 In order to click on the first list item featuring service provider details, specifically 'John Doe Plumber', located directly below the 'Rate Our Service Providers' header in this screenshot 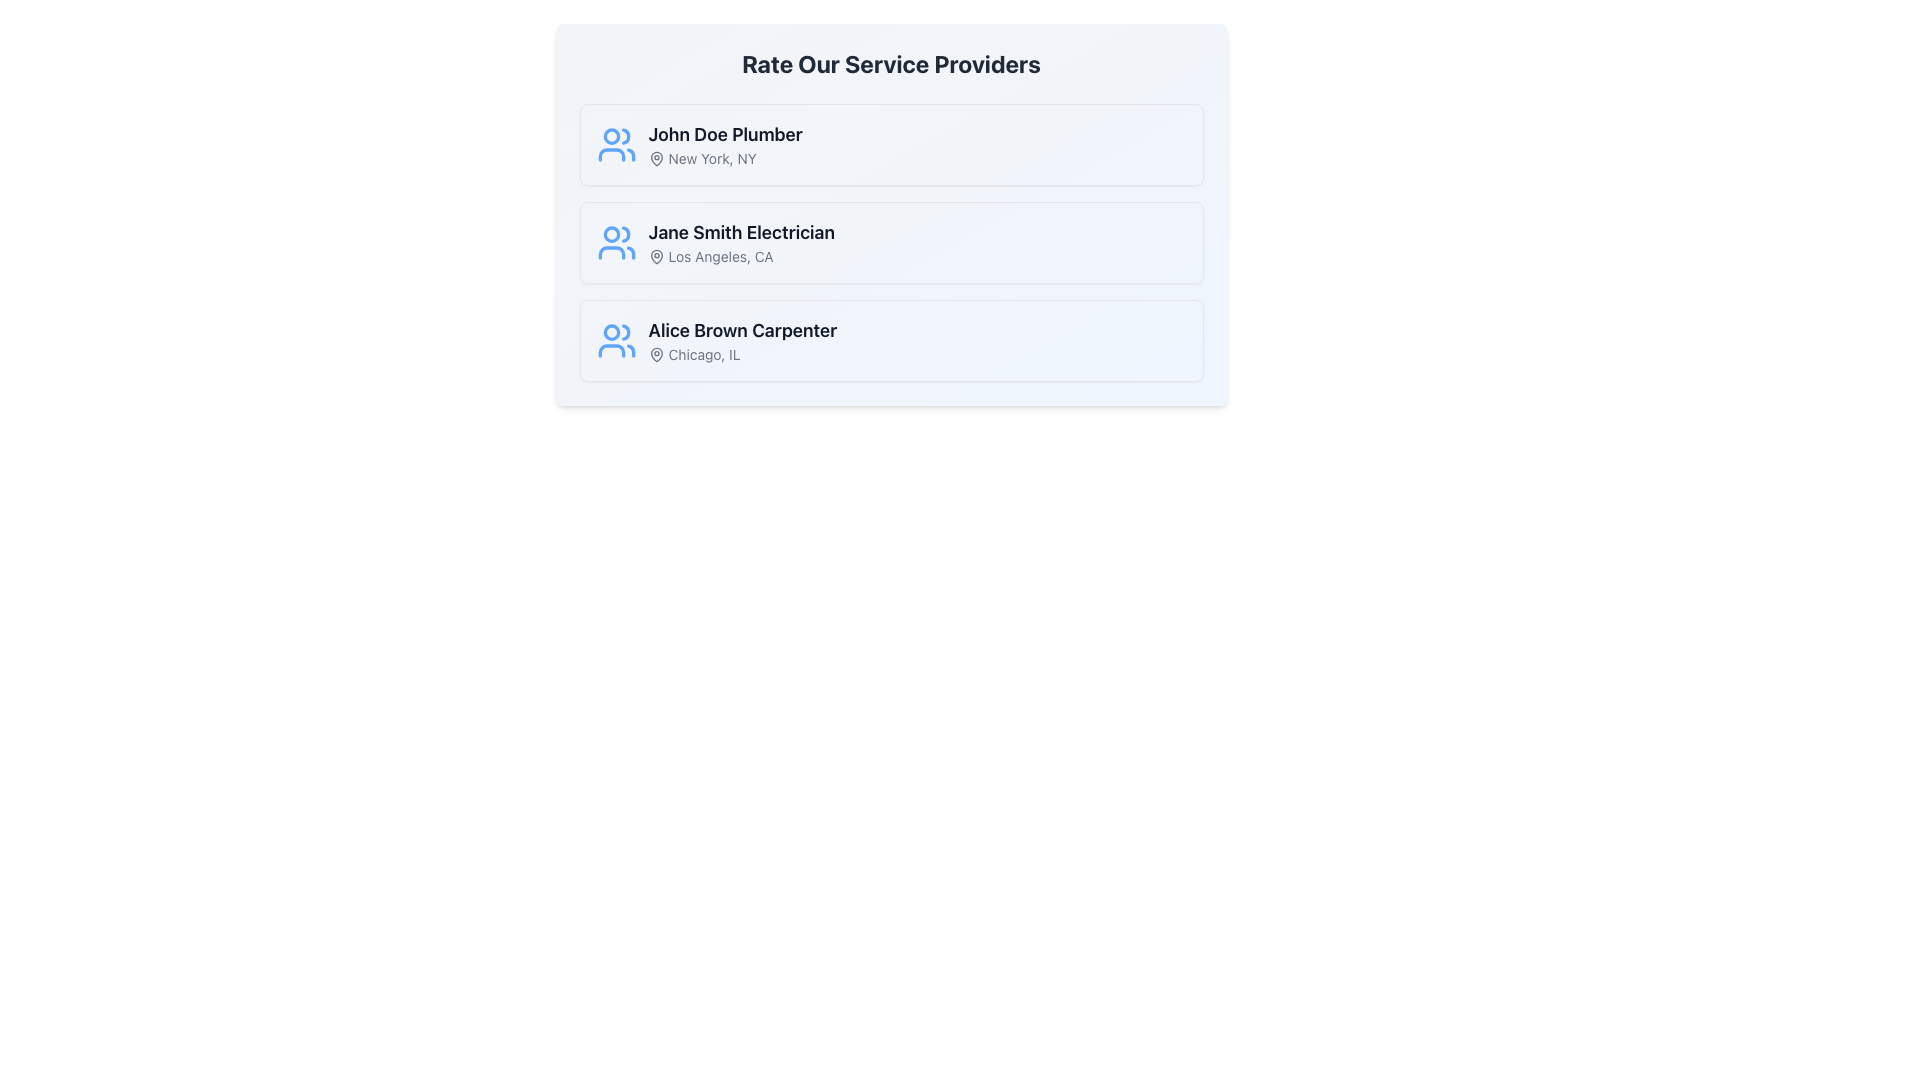, I will do `click(890, 144)`.